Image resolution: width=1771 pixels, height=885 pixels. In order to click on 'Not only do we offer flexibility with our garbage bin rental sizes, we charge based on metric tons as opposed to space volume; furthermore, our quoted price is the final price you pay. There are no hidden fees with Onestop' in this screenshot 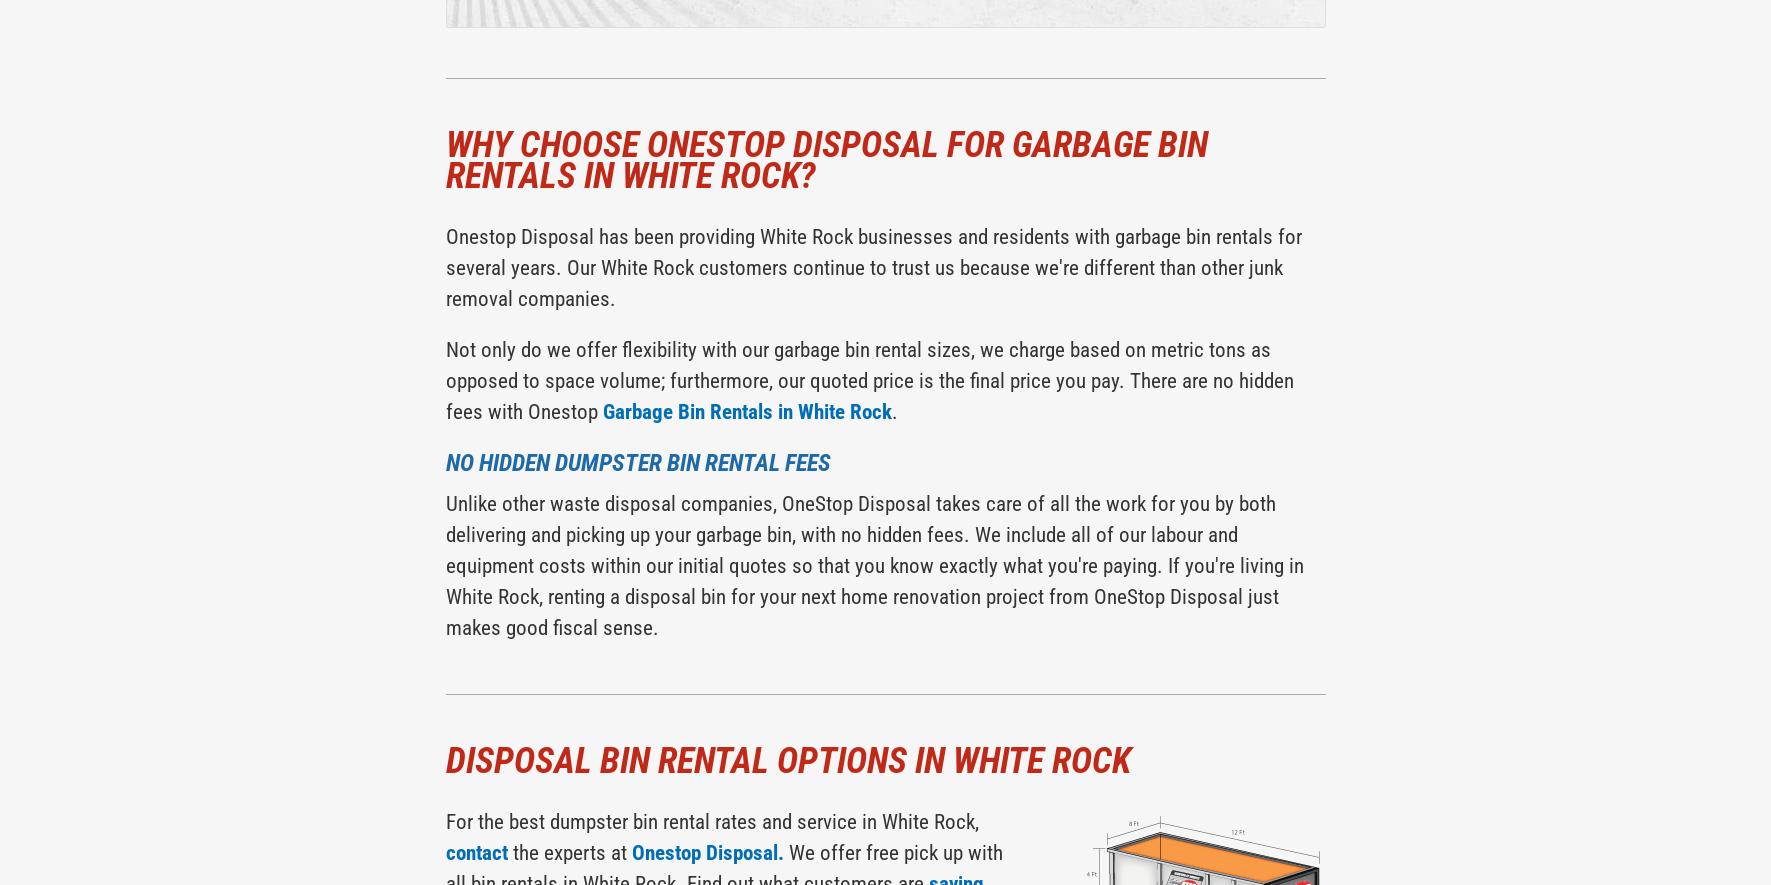, I will do `click(868, 379)`.